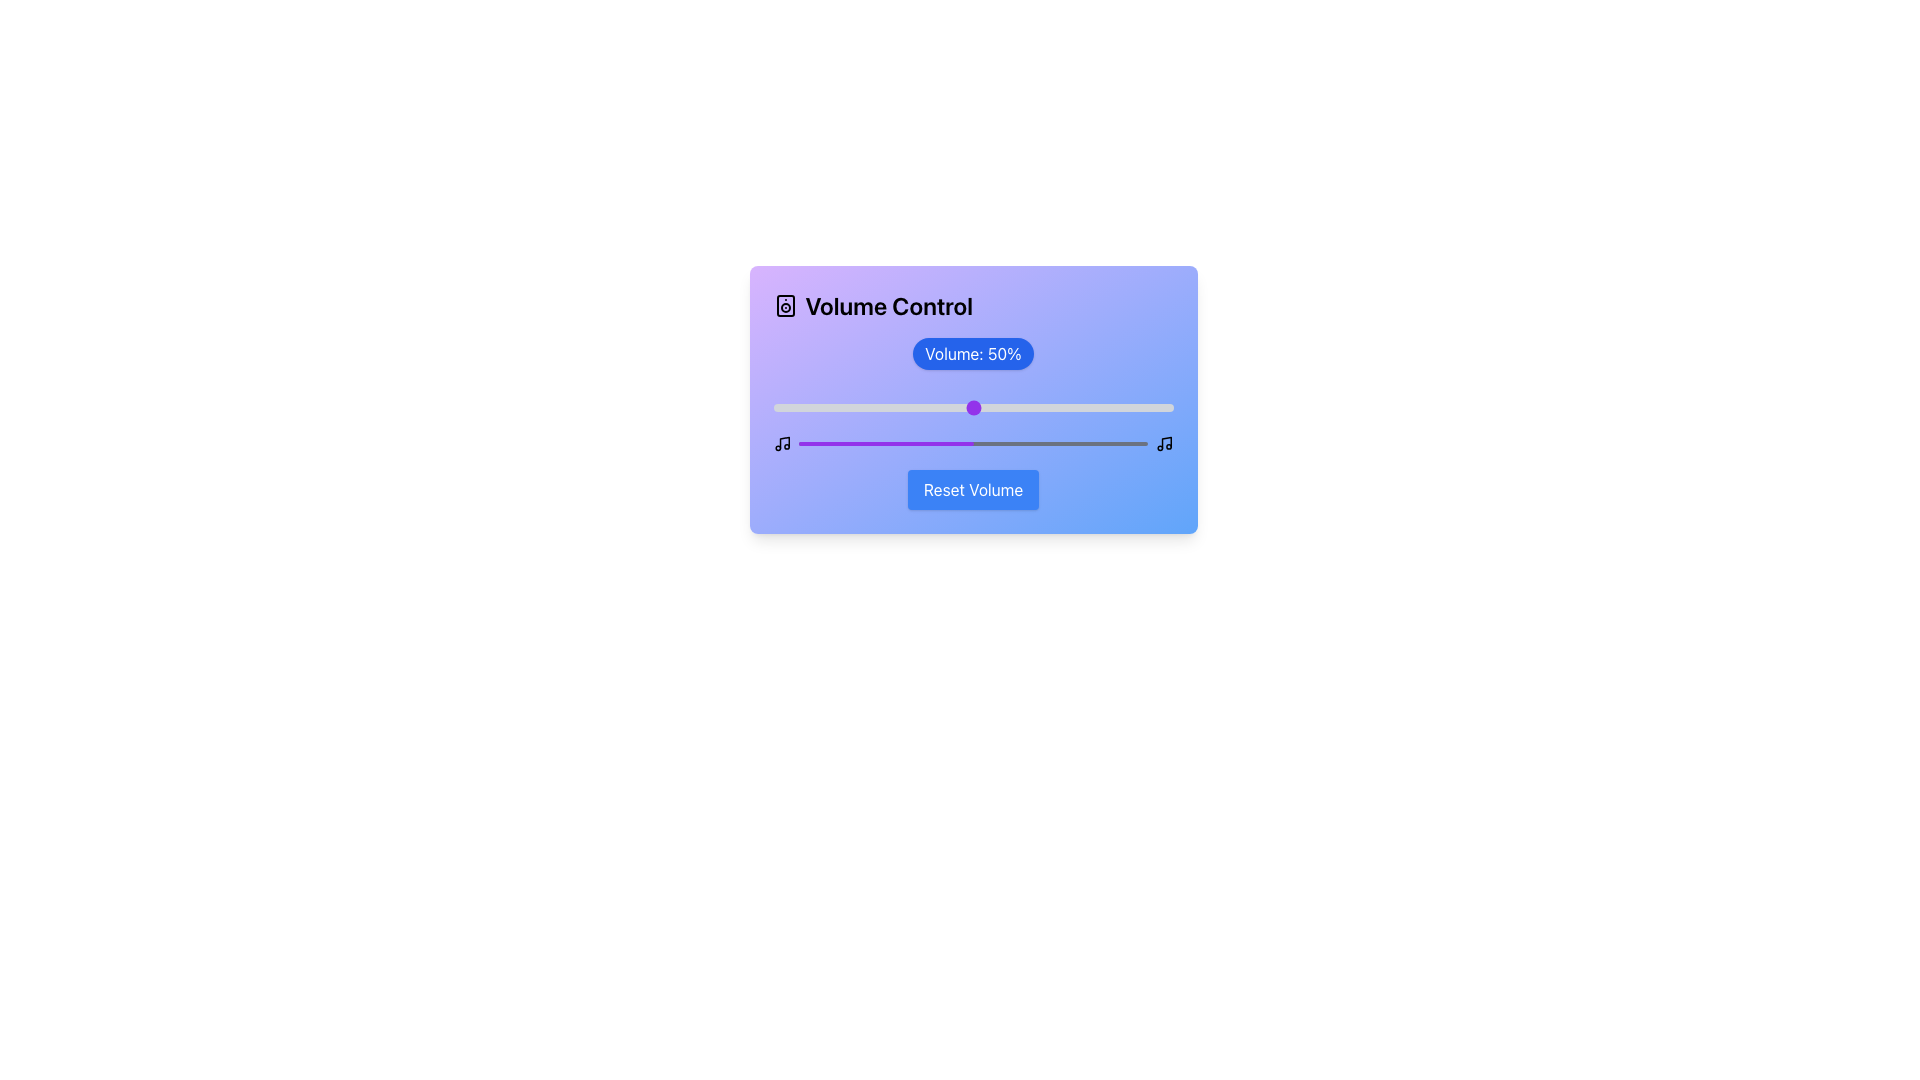 This screenshot has width=1920, height=1080. I want to click on the progress indicator of the volume control, which visually represents the current setting level within the horizontal slider bar below the 'Volume: 50%' label, so click(885, 442).